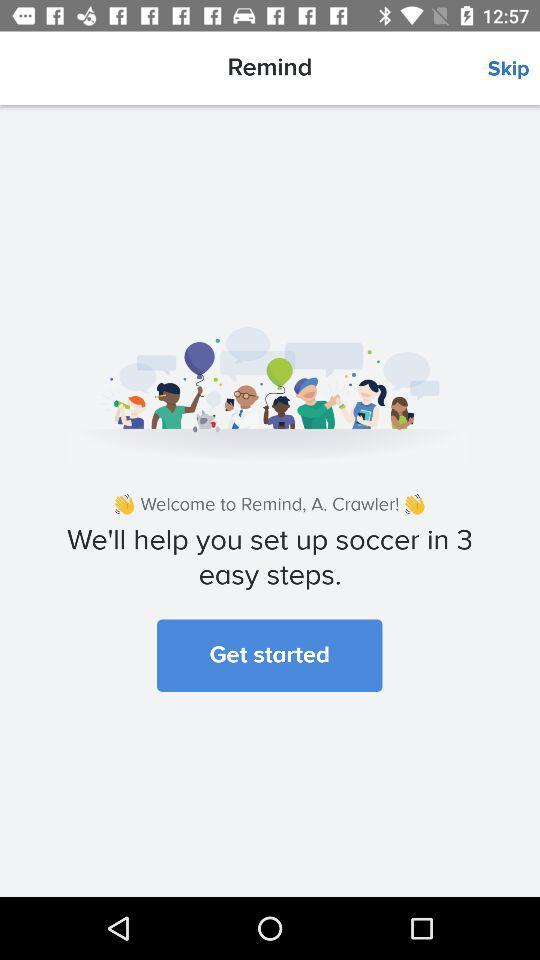 This screenshot has width=540, height=960. I want to click on icon to the right of the remind, so click(513, 69).